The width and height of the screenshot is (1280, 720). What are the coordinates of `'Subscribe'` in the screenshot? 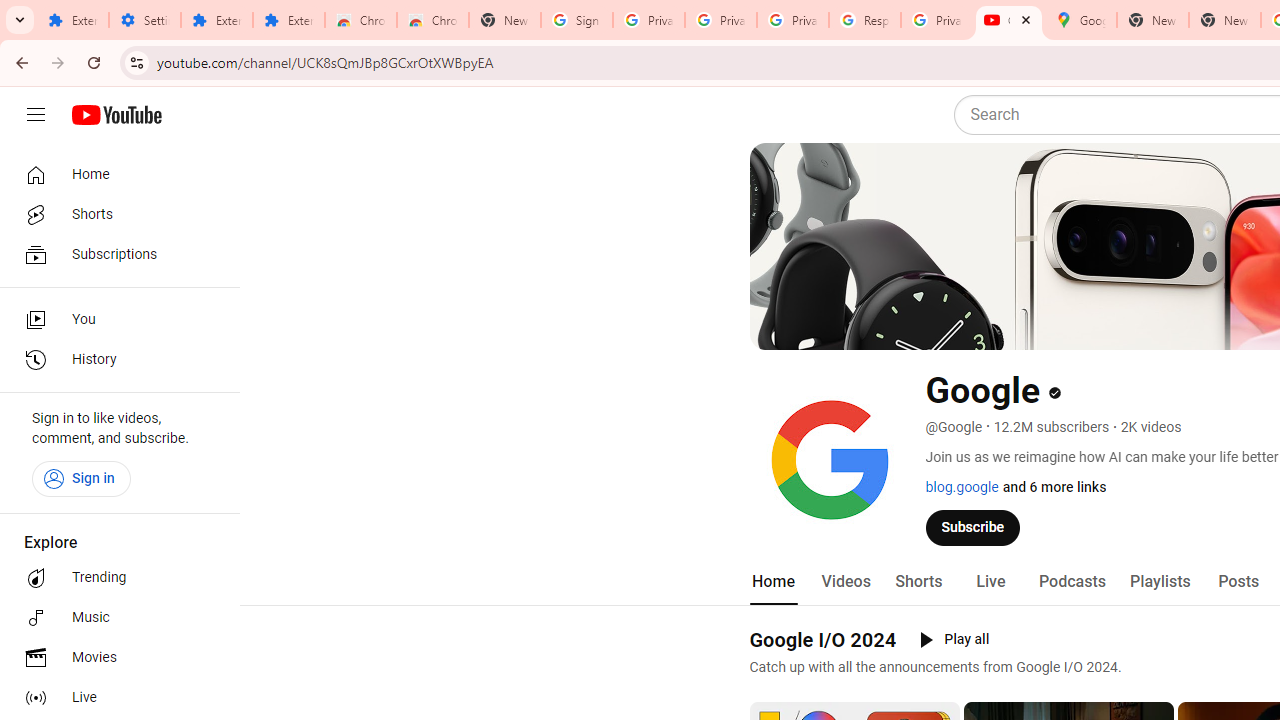 It's located at (973, 526).